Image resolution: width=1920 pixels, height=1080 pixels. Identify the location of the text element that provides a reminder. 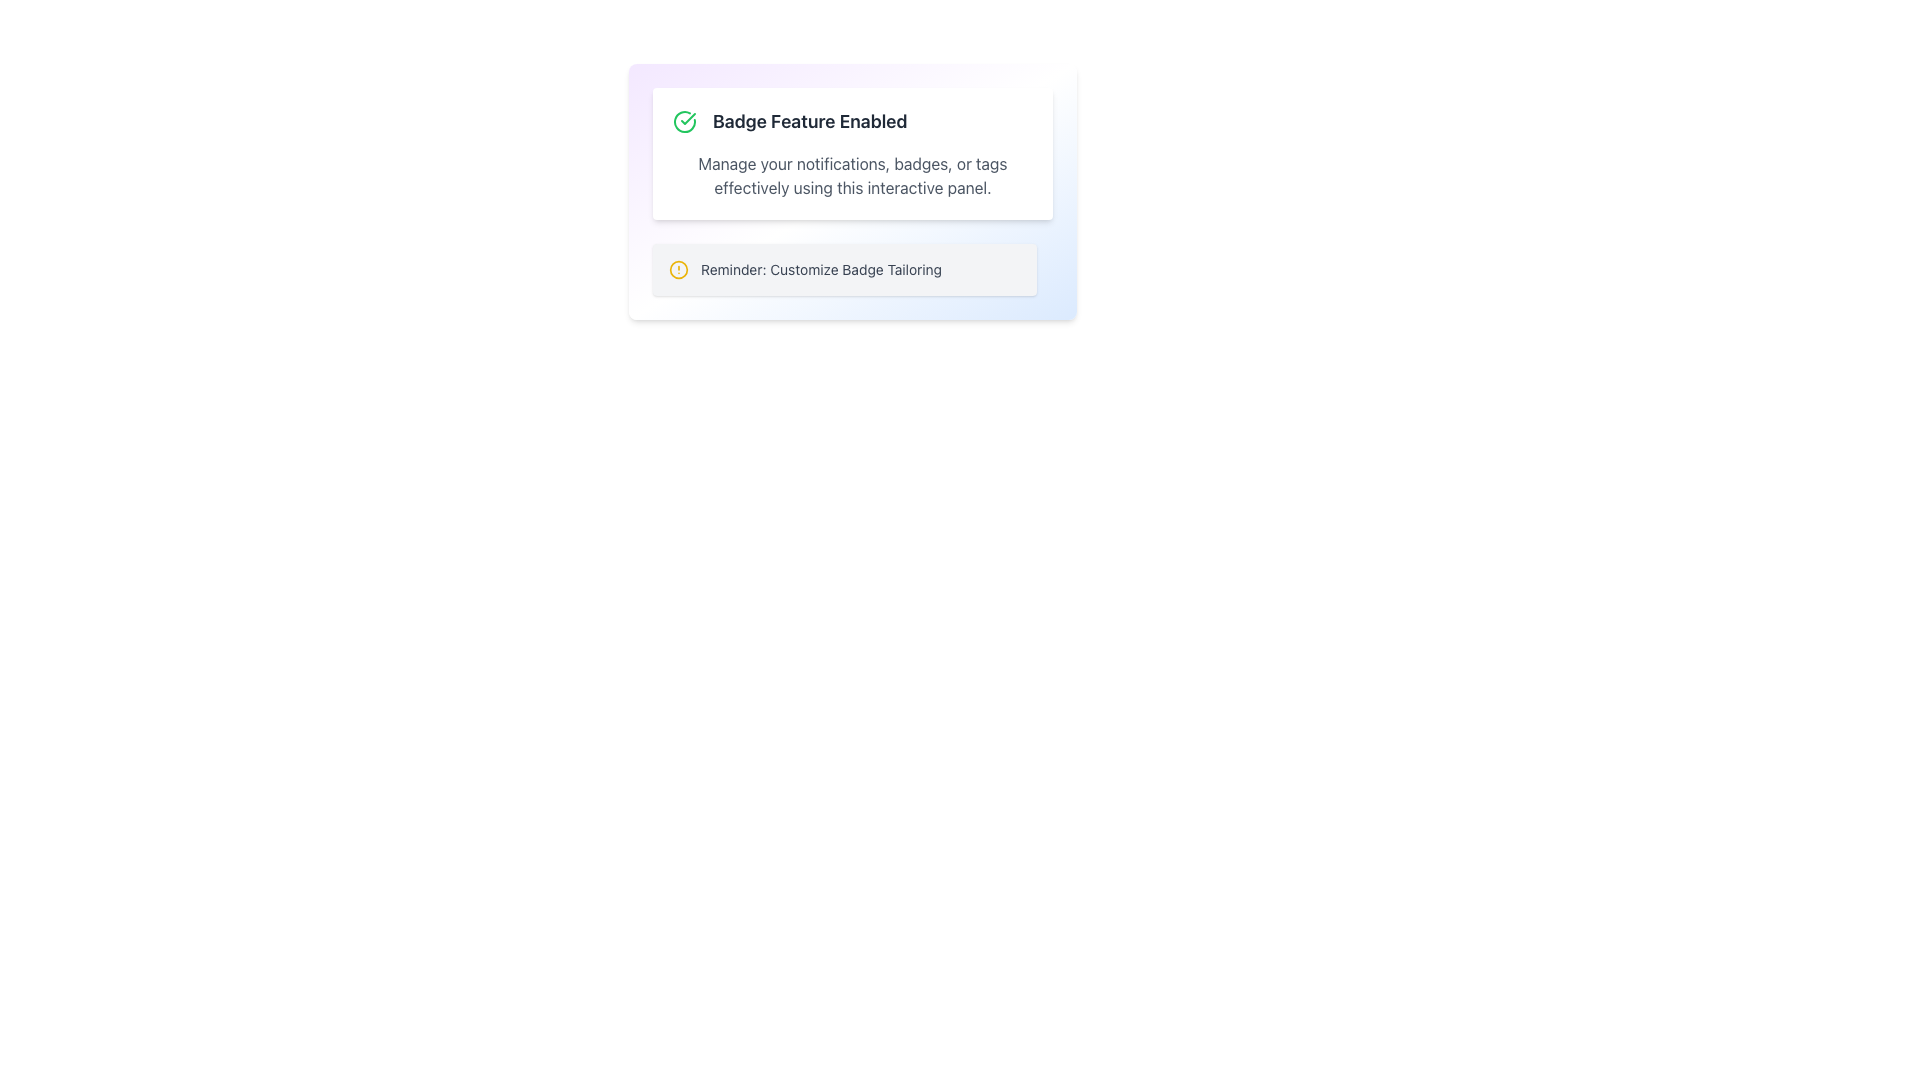
(821, 270).